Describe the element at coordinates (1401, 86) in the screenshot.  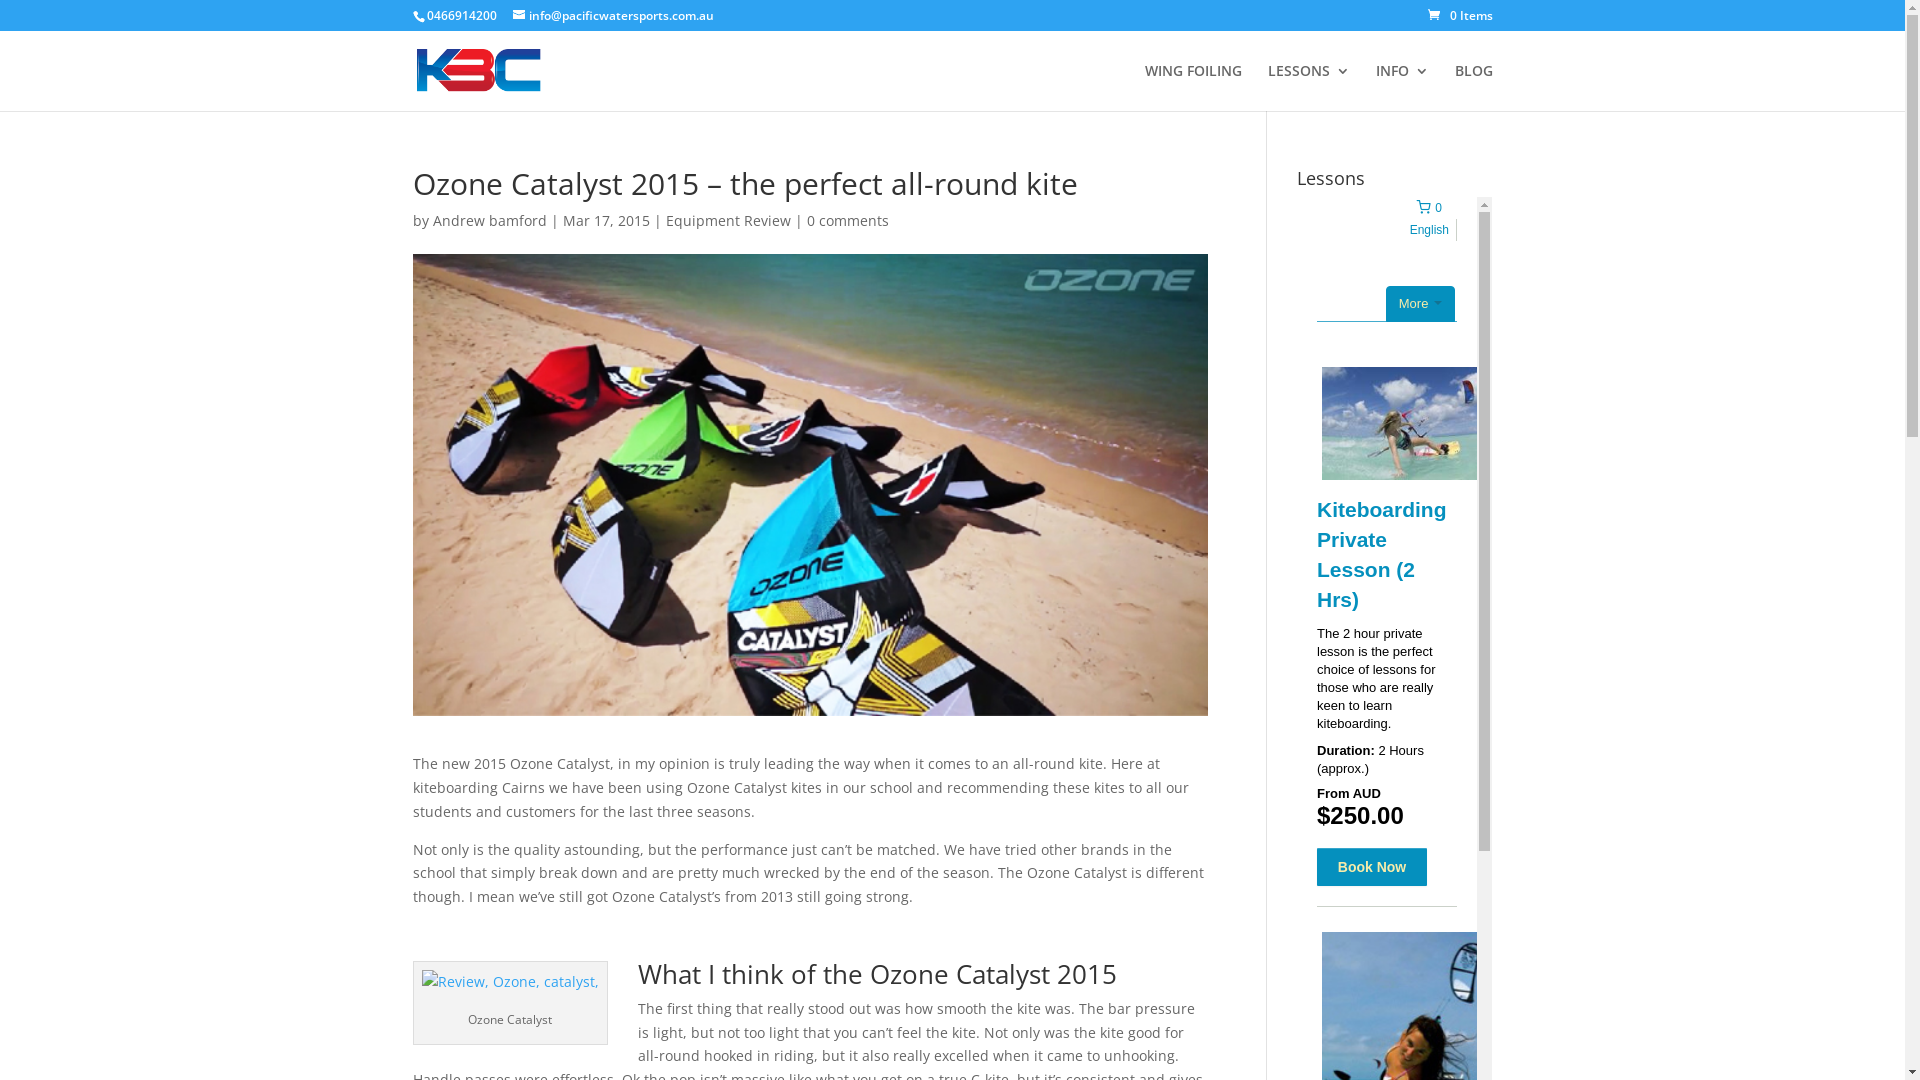
I see `'INFO'` at that location.